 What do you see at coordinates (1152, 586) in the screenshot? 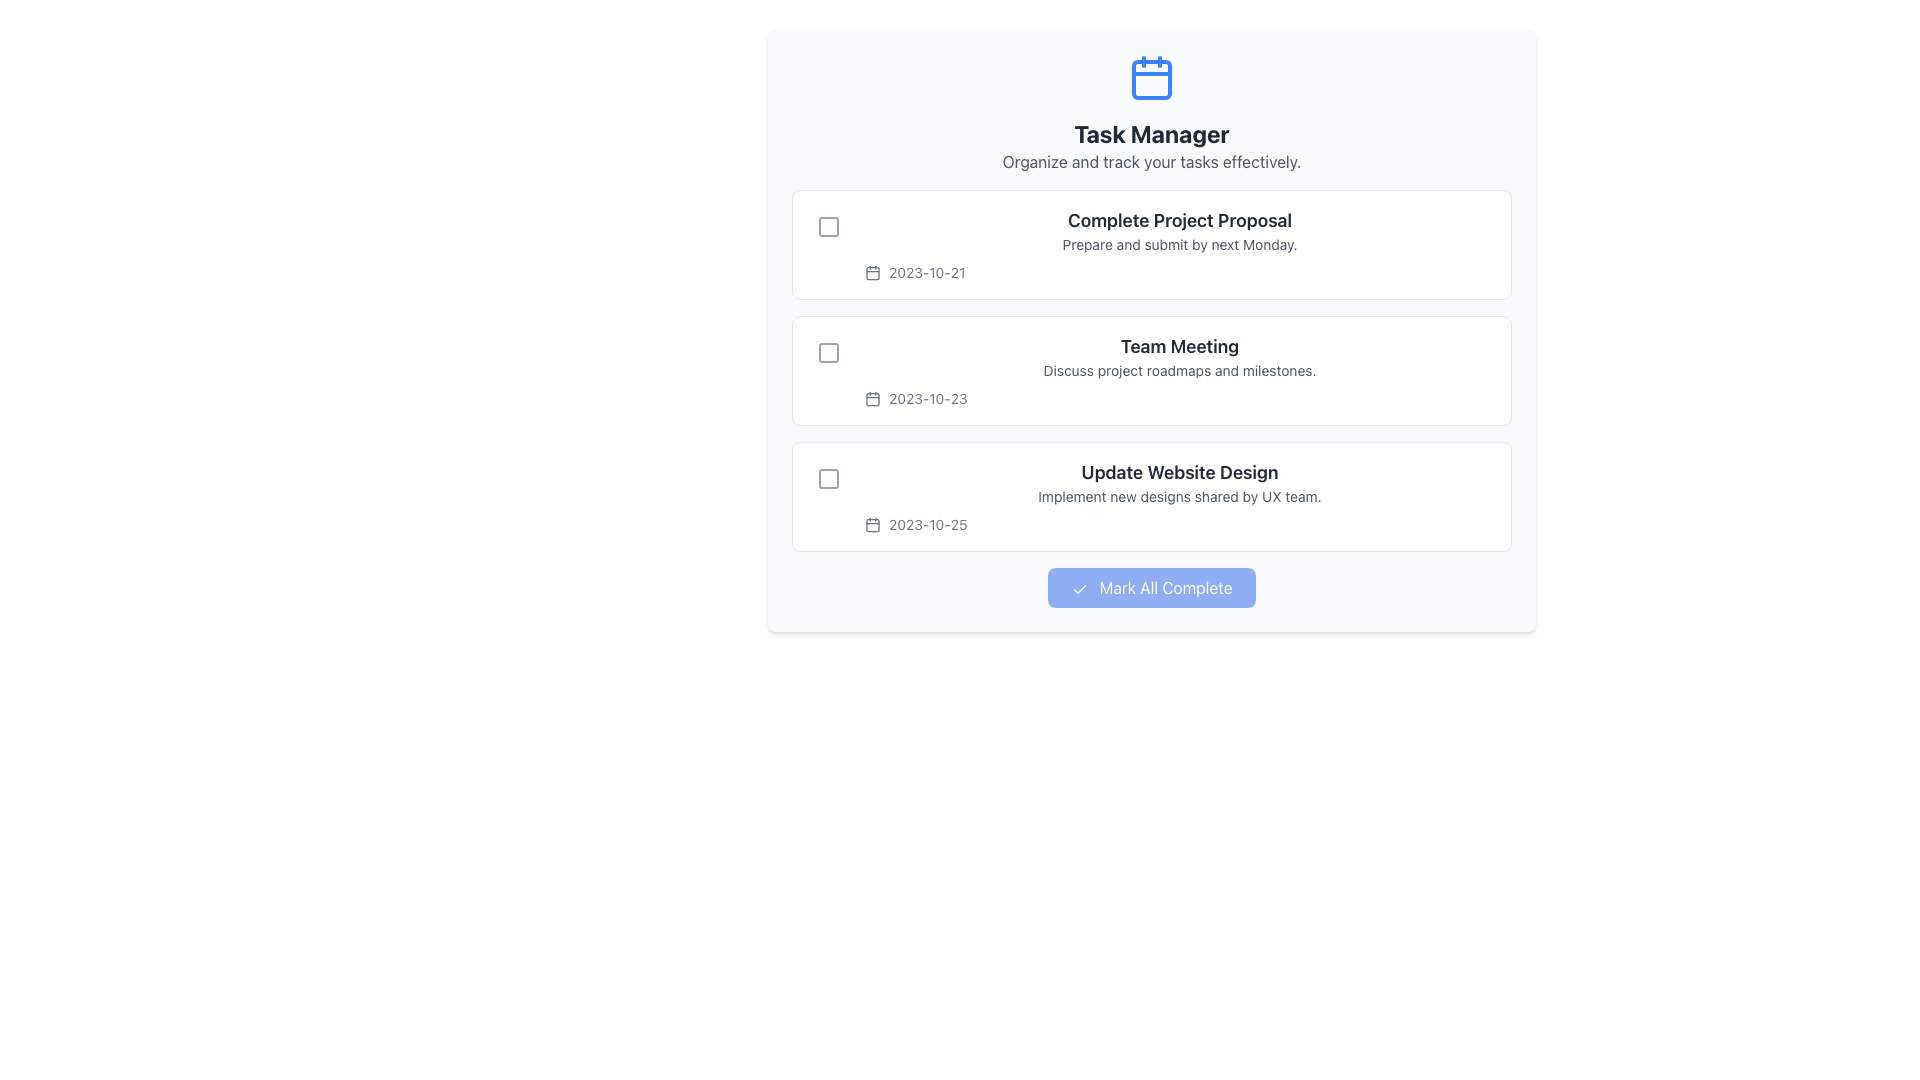
I see `the 'Mark All Complete' button with a blue background and white text, located at the bottom of the Task Manager interface` at bounding box center [1152, 586].